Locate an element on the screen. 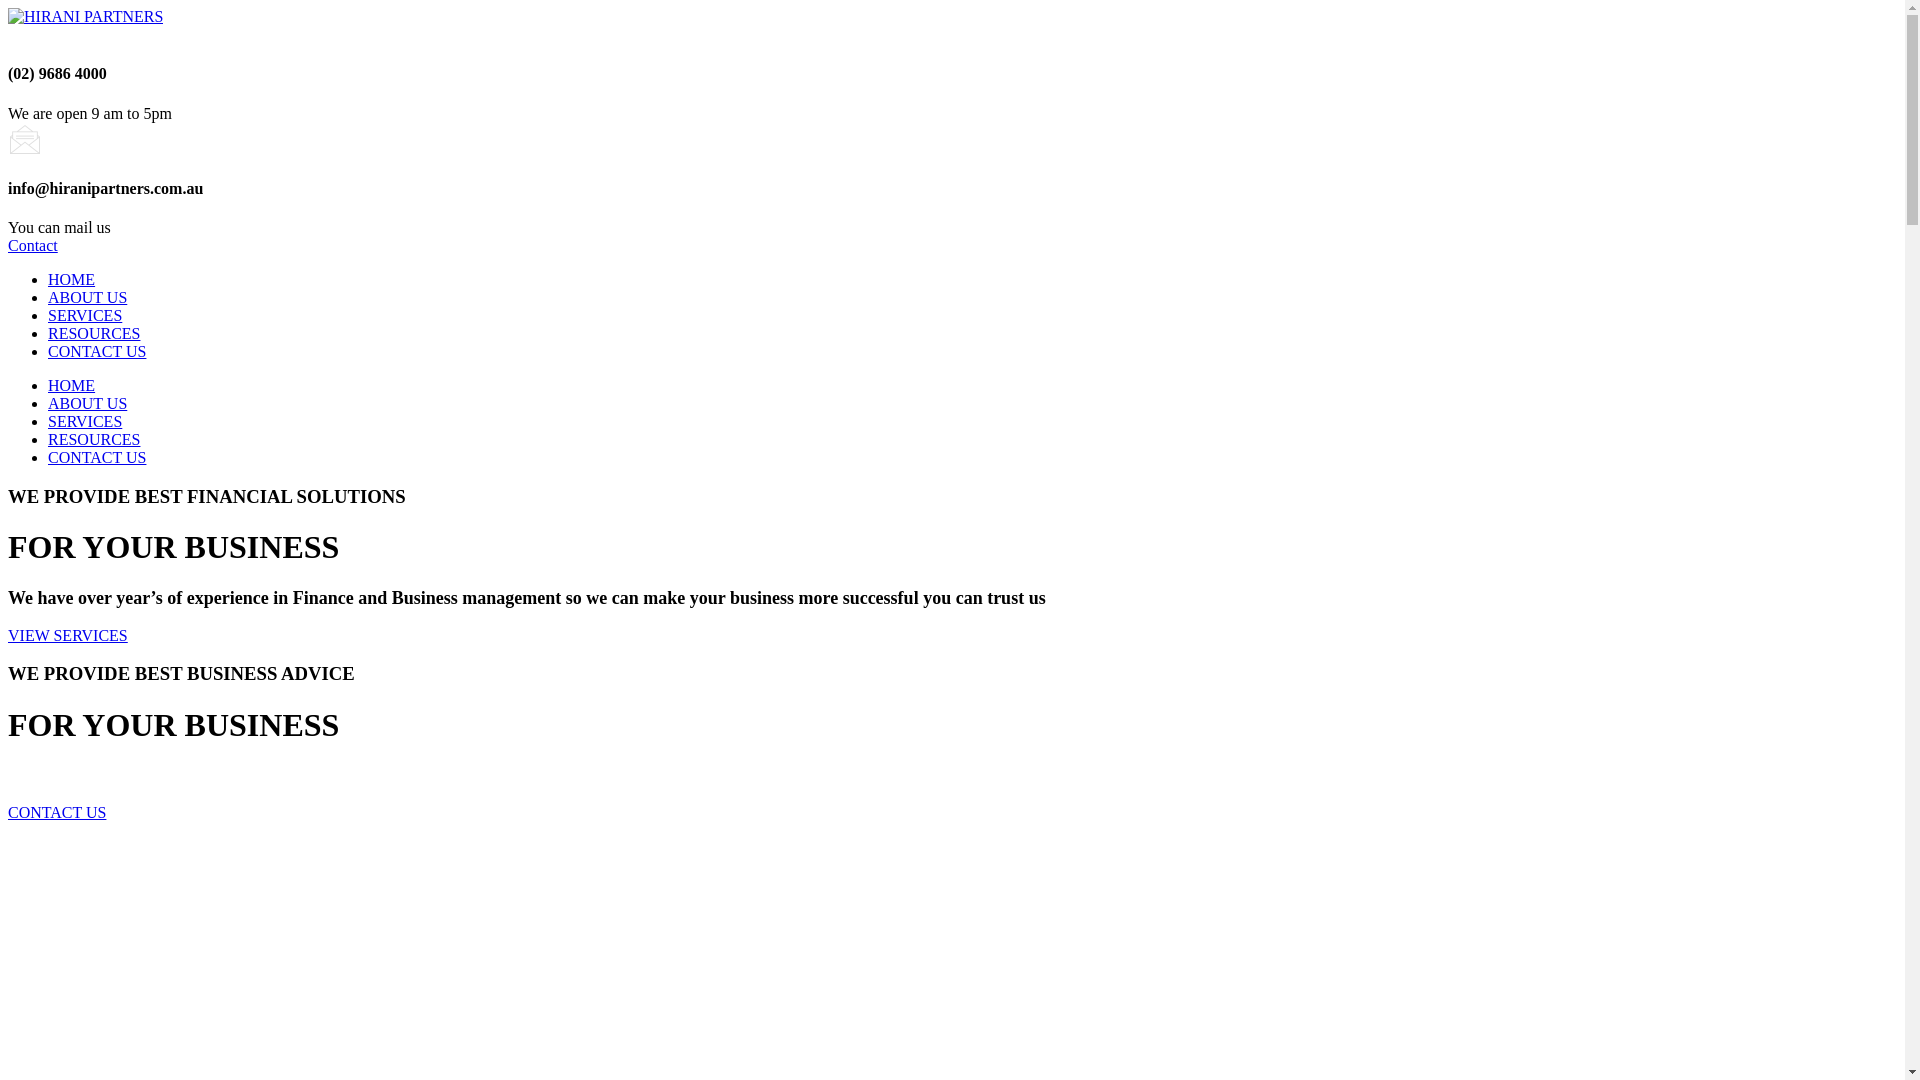 Image resolution: width=1920 pixels, height=1080 pixels. 'CONTACT US' is located at coordinates (95, 350).